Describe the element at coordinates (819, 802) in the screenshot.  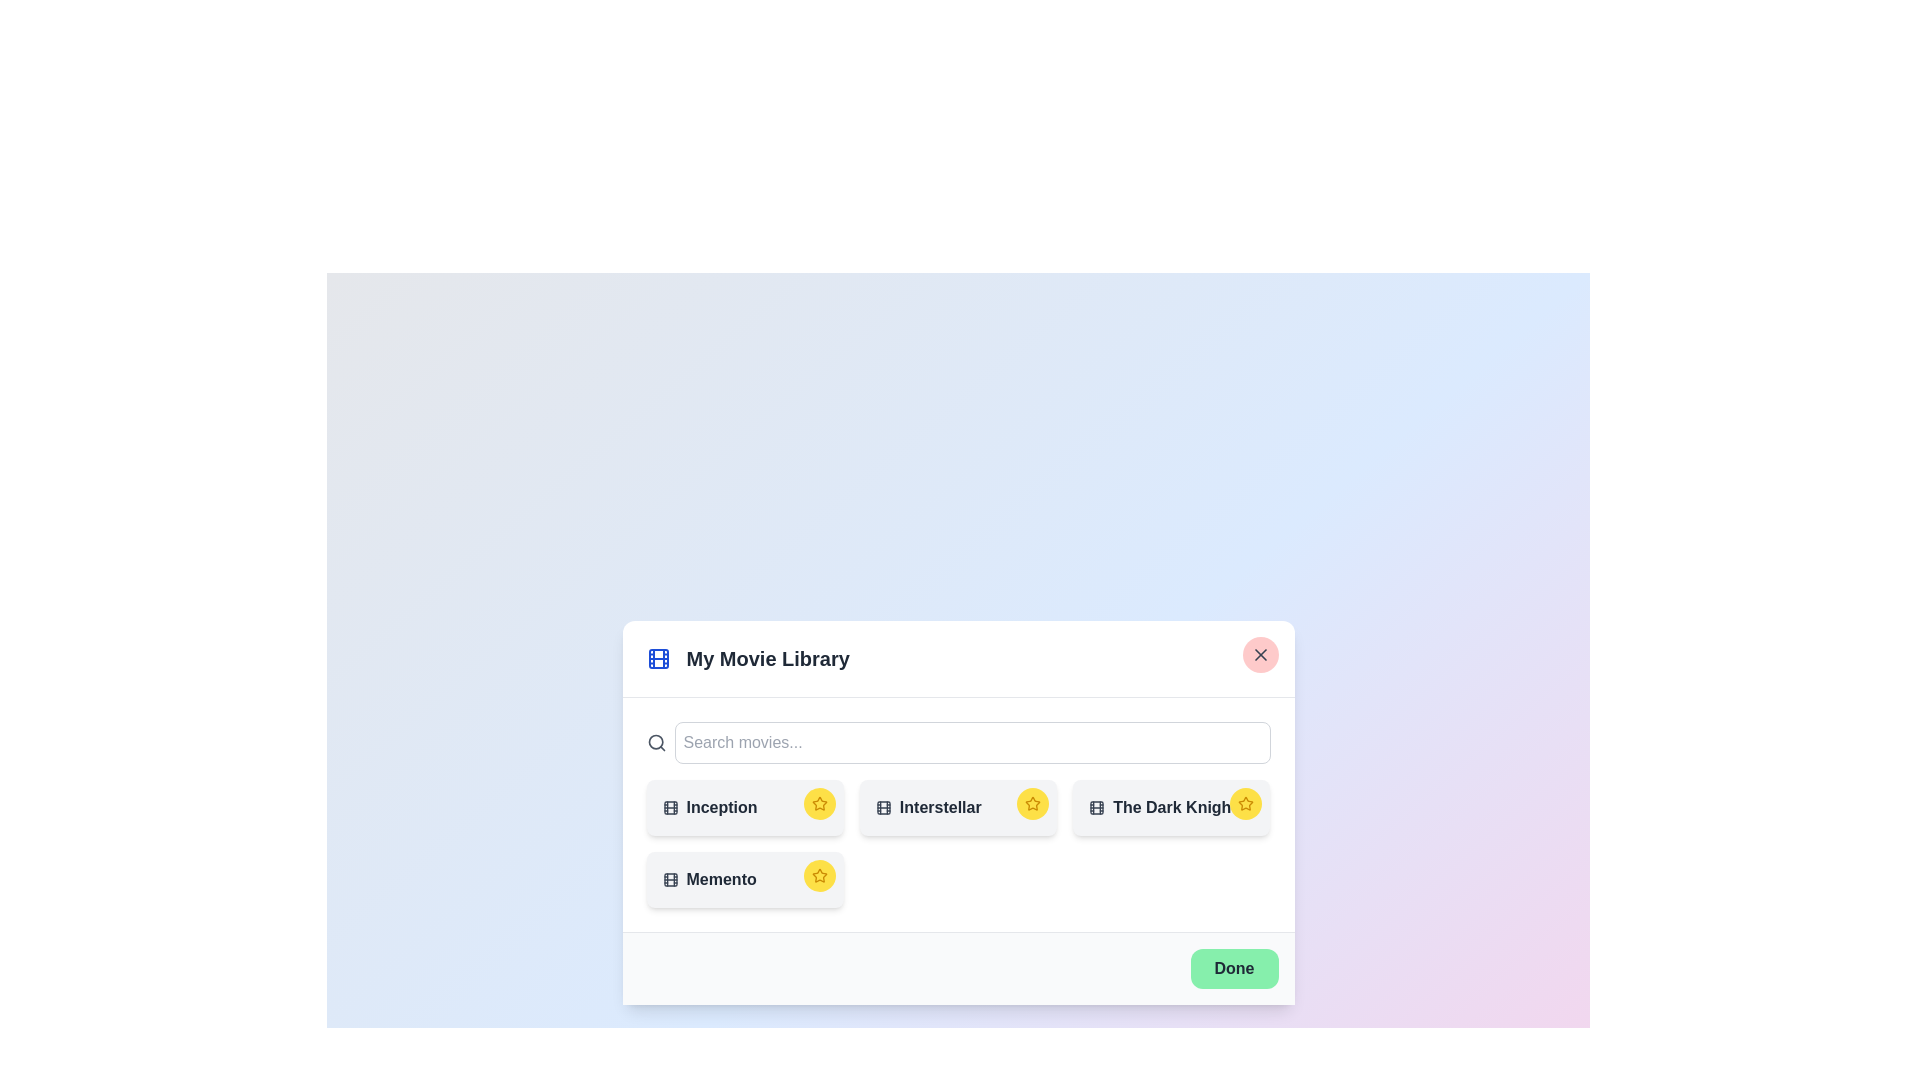
I see `the favorite icon inside the rounded button located at the top-right of the 'Inception' card` at that location.